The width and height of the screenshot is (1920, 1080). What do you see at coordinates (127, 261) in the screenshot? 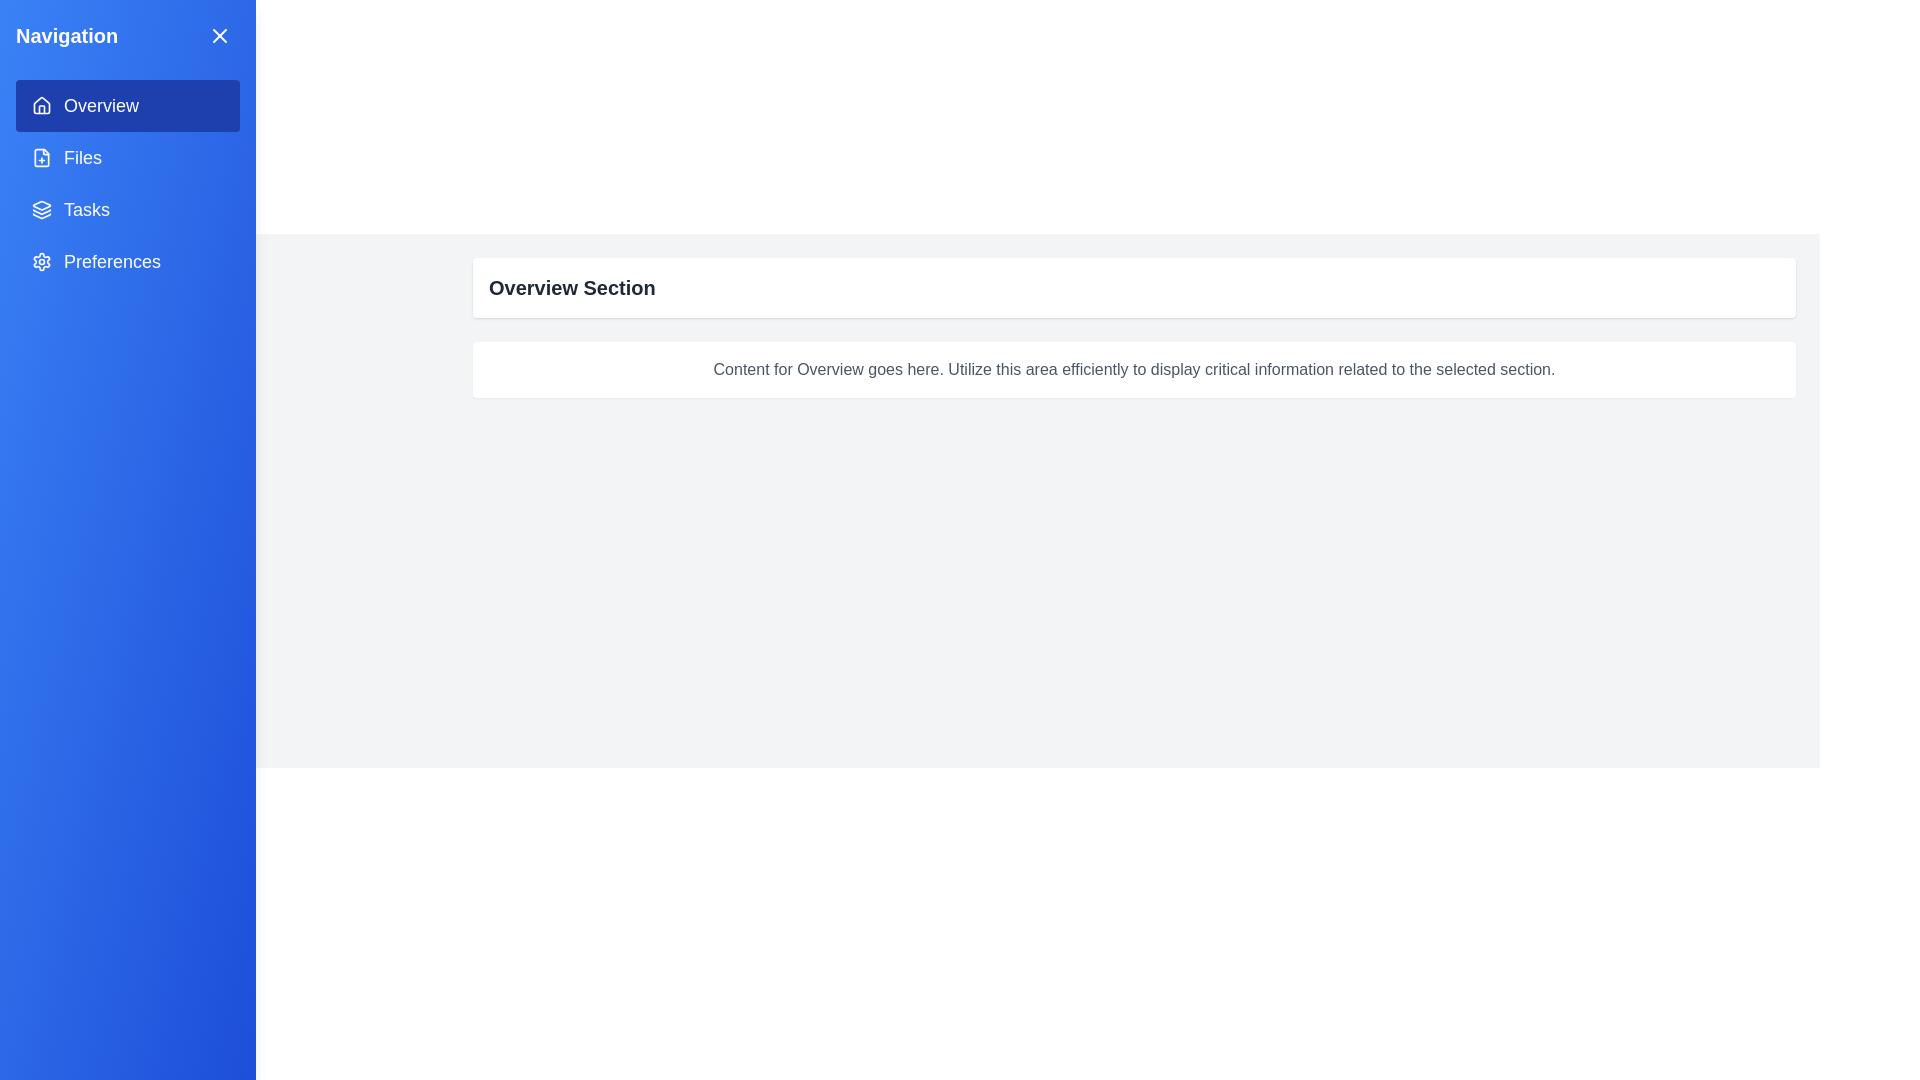
I see `the menu item corresponding to Preferences in the navigation menu` at bounding box center [127, 261].